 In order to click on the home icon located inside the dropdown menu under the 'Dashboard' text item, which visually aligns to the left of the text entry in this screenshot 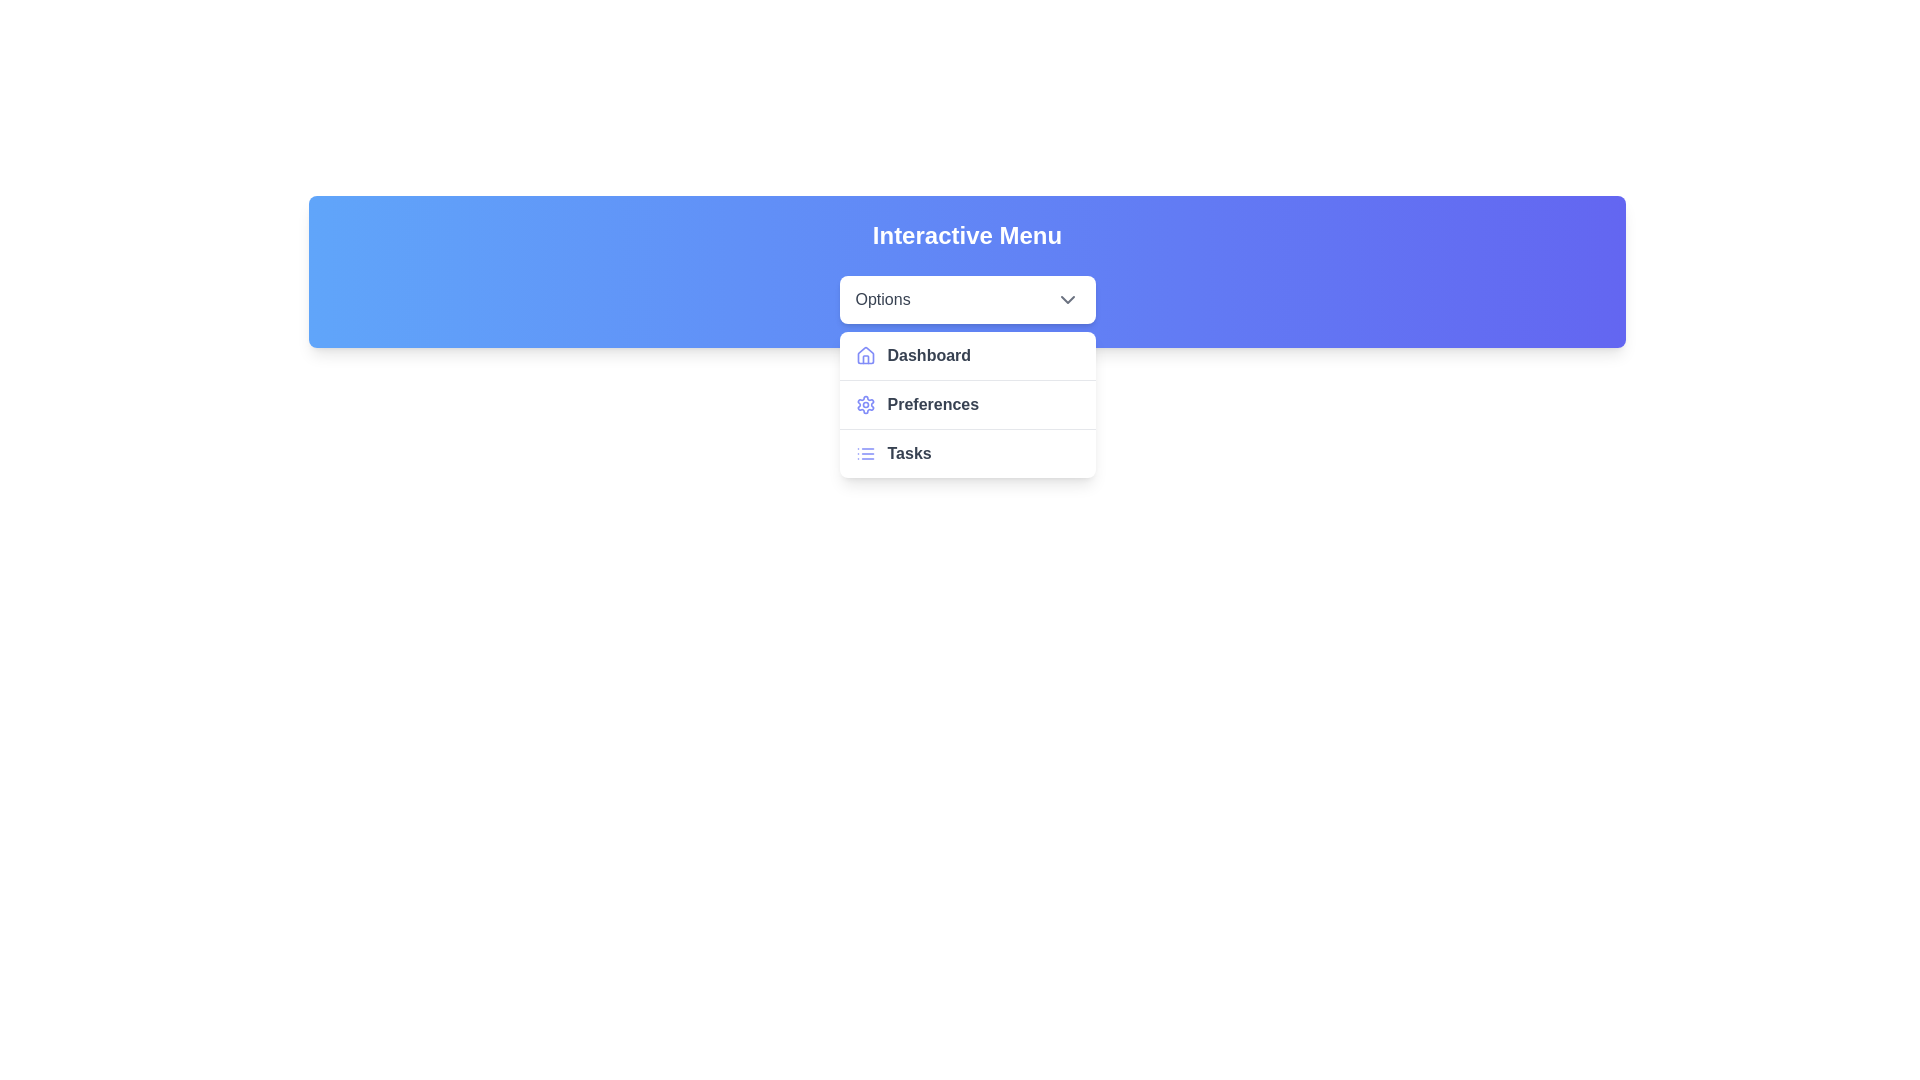, I will do `click(865, 354)`.